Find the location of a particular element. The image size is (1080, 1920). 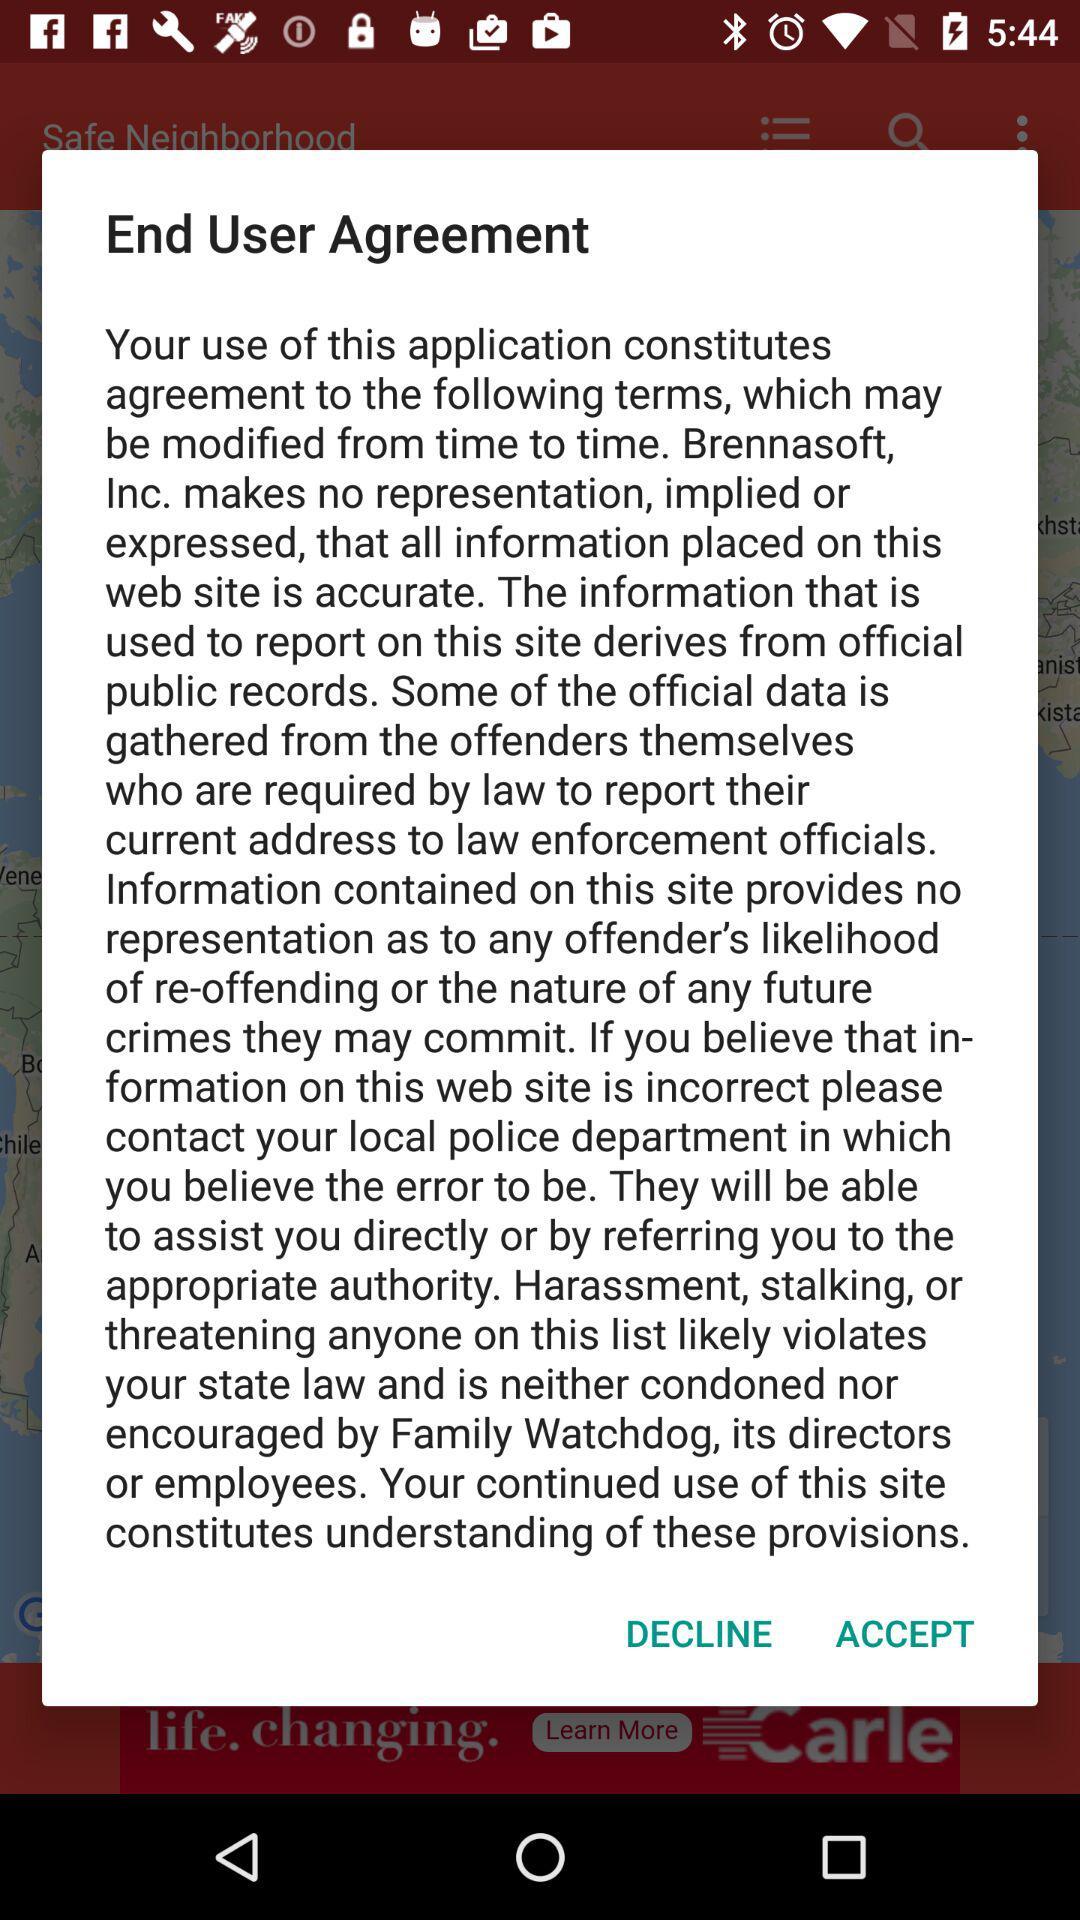

the item next to decline icon is located at coordinates (905, 1632).